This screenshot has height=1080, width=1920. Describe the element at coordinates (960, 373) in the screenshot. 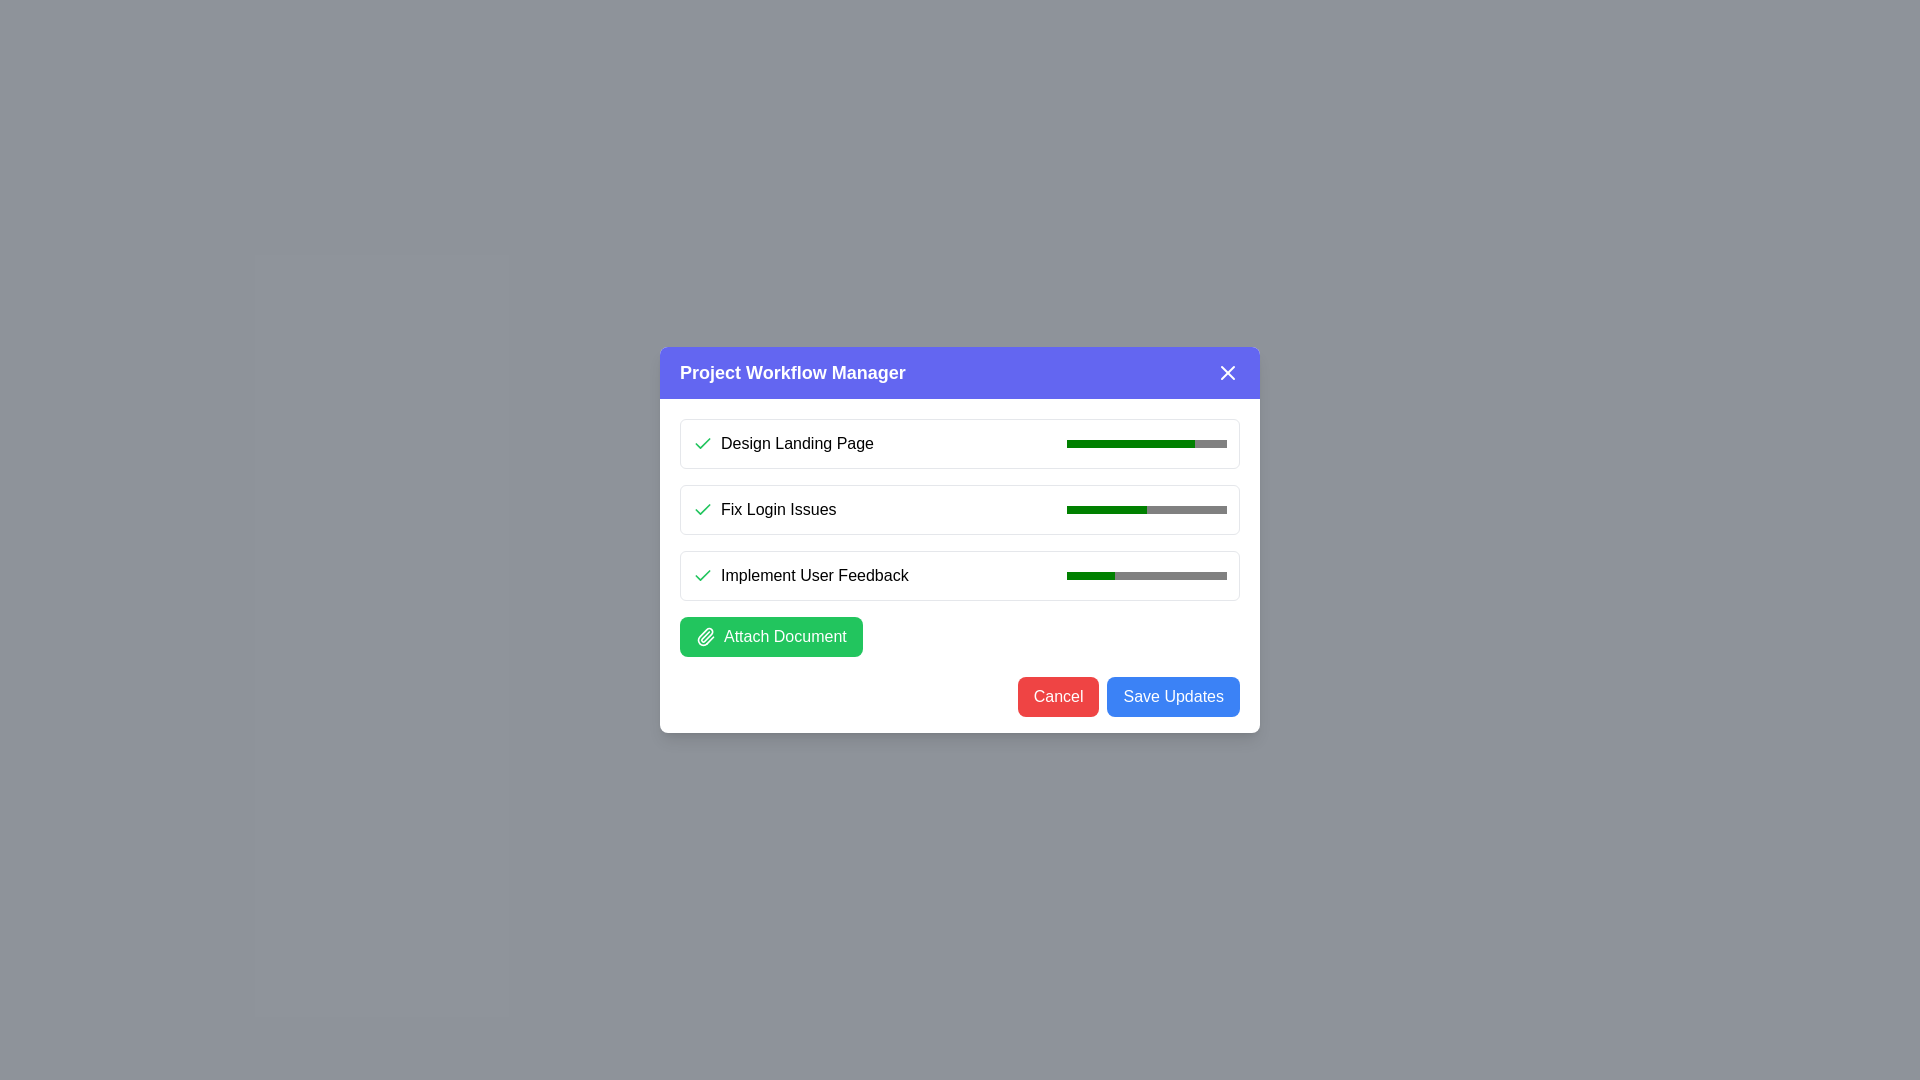

I see `the header bar at the top-center of the modal dialog` at that location.